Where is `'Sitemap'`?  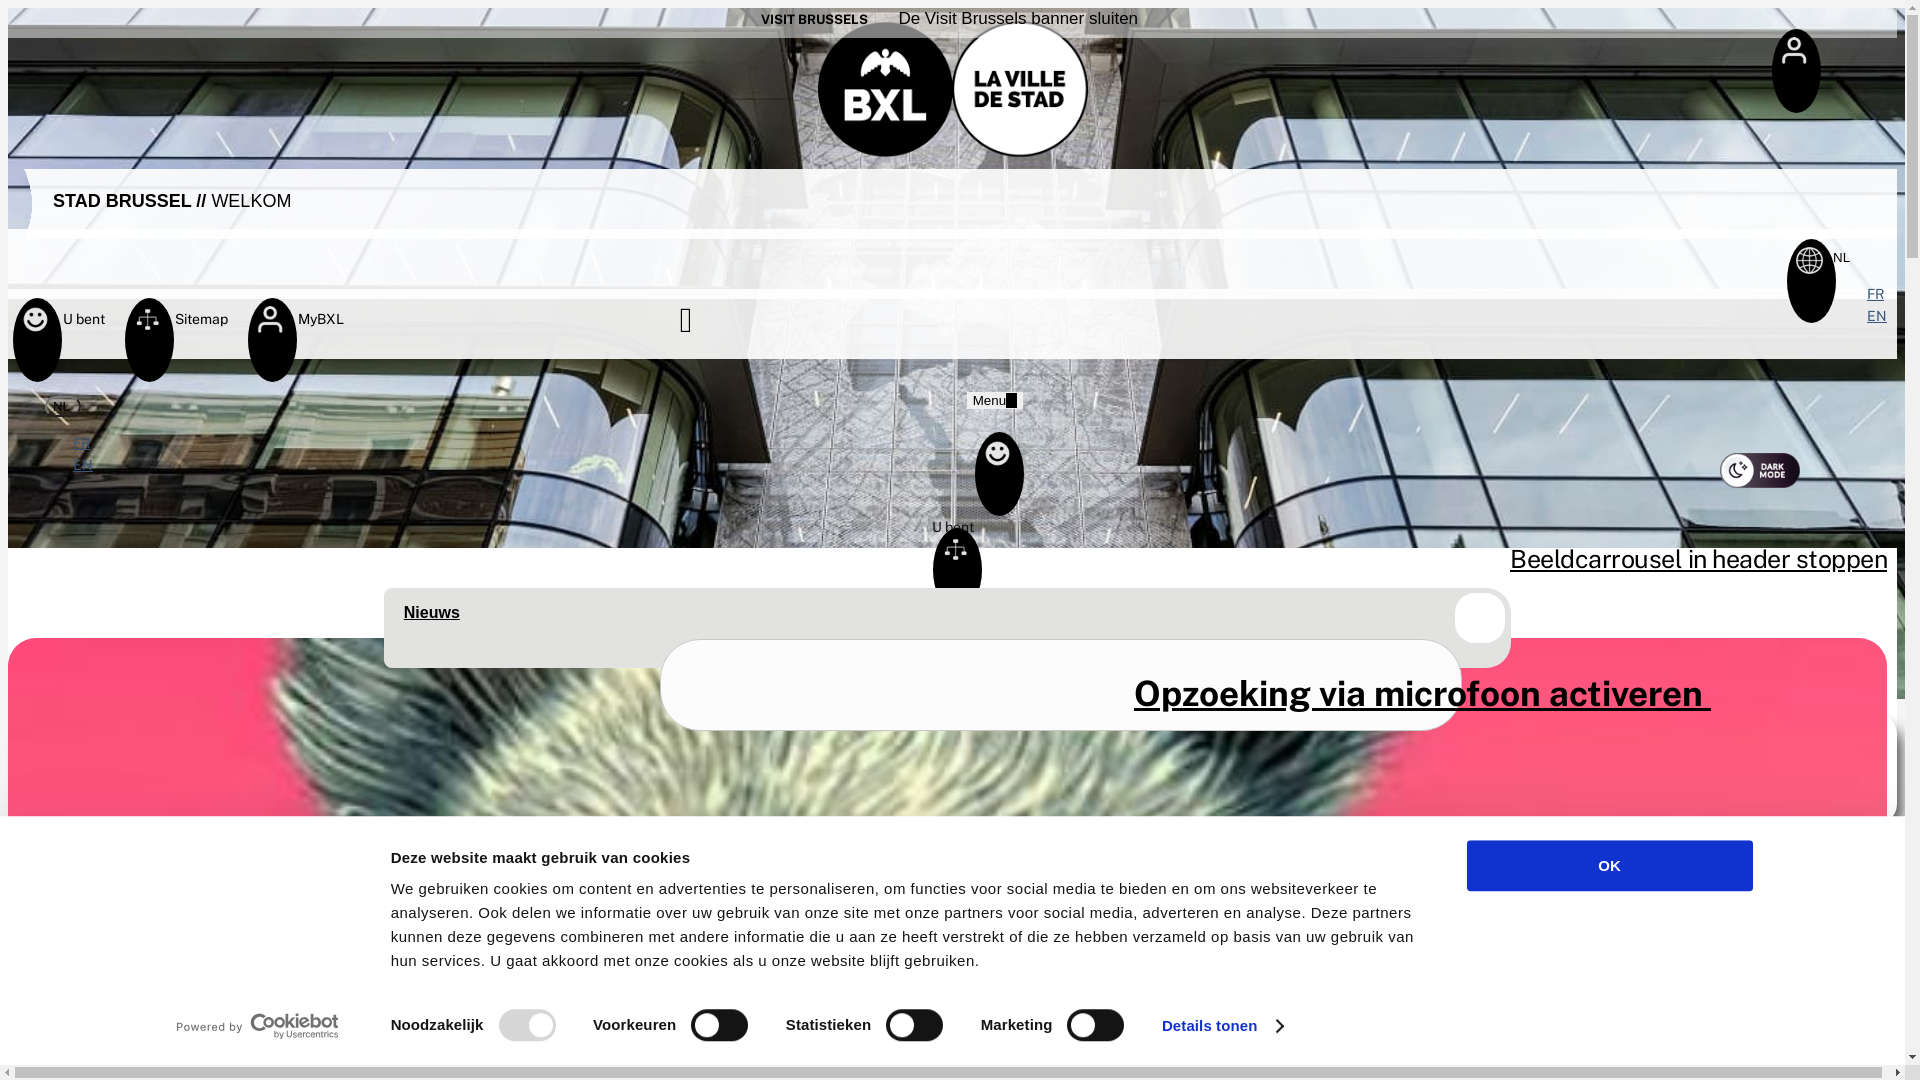
'Sitemap' is located at coordinates (119, 326).